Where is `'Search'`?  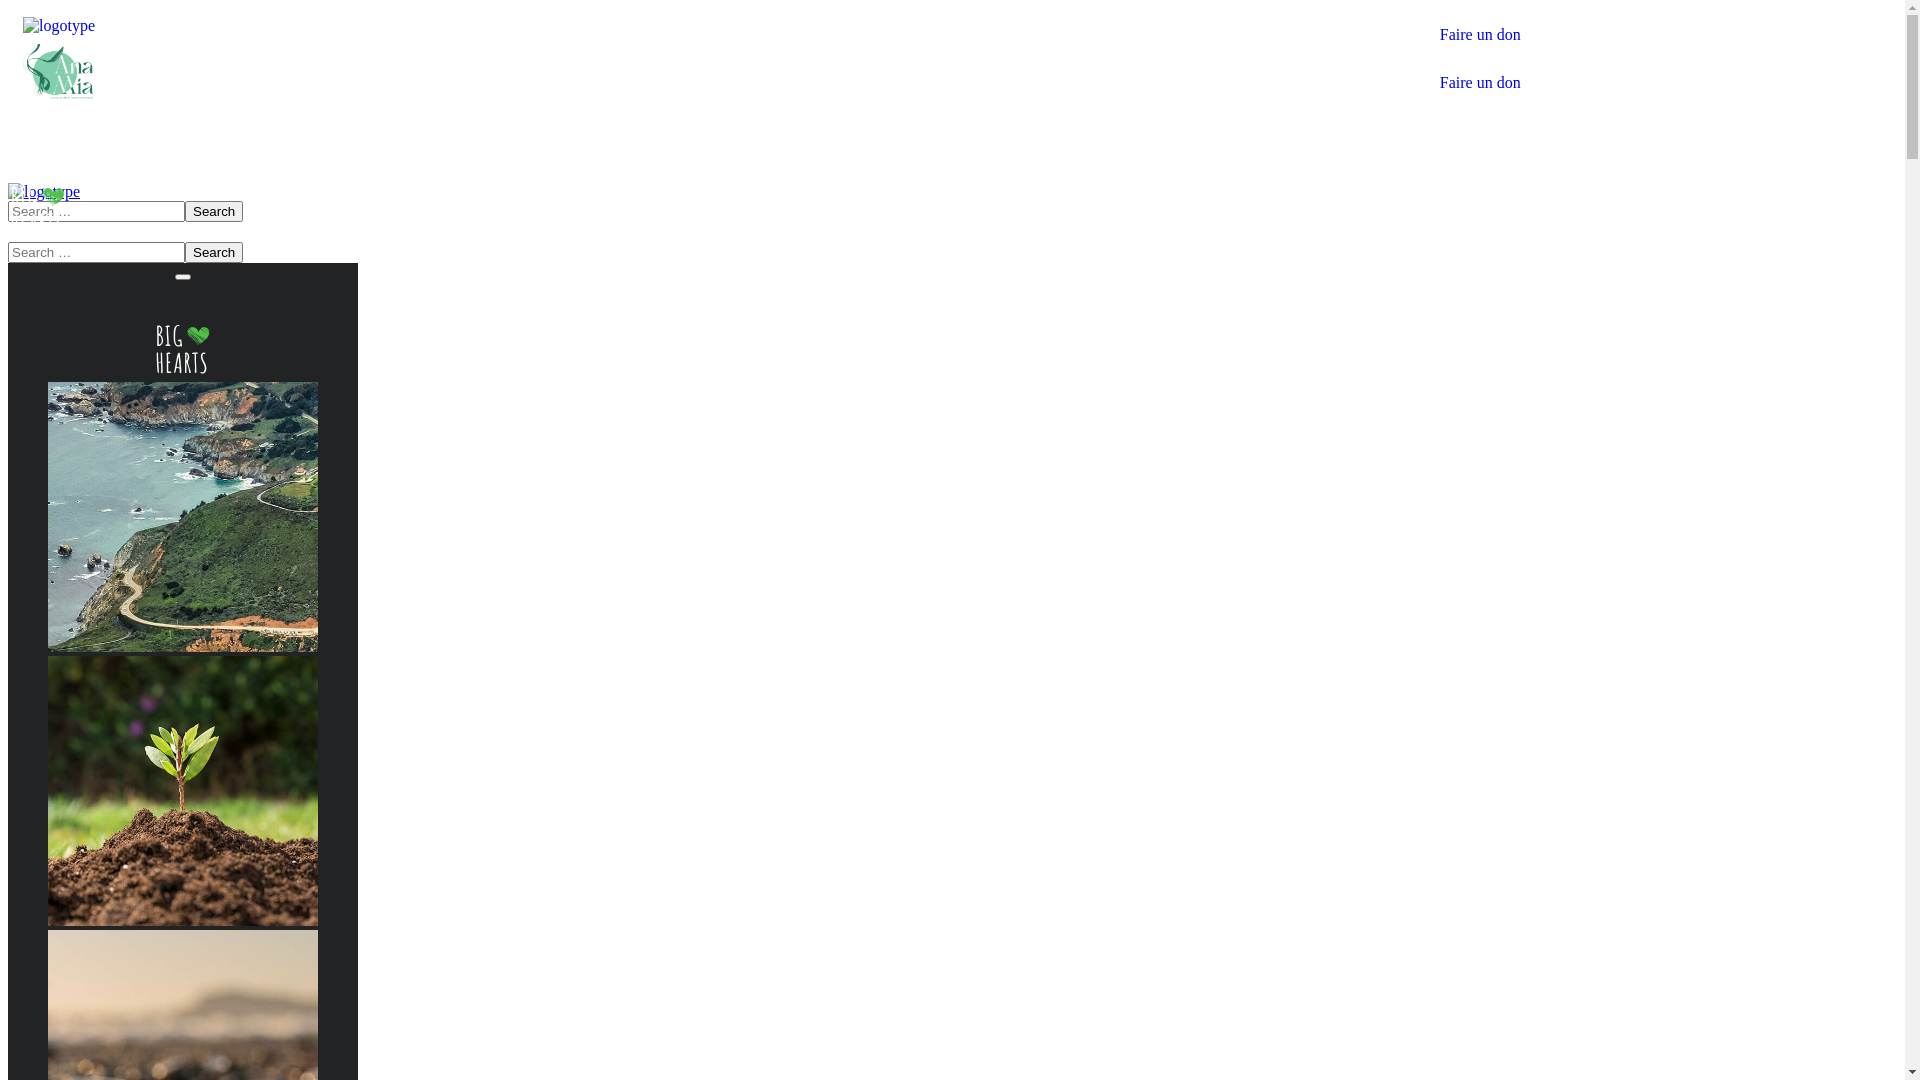 'Search' is located at coordinates (214, 251).